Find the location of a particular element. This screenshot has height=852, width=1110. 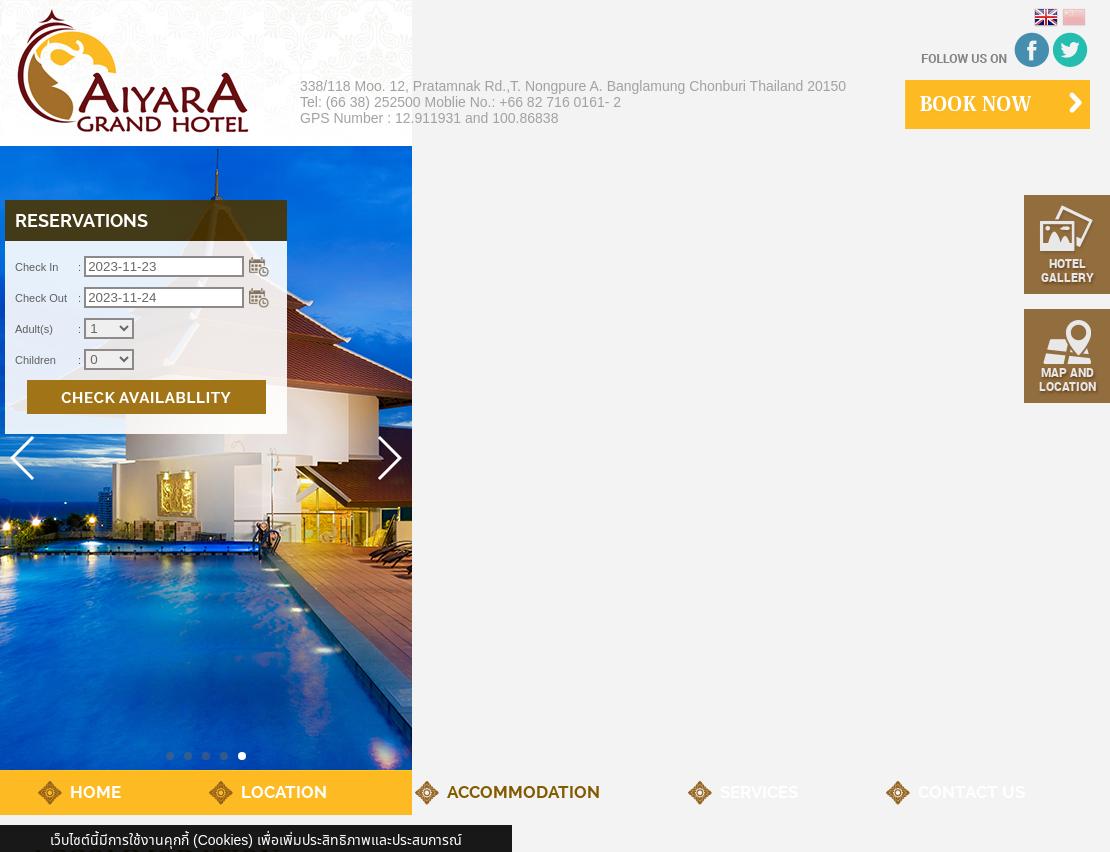

'Check In' is located at coordinates (36, 267).